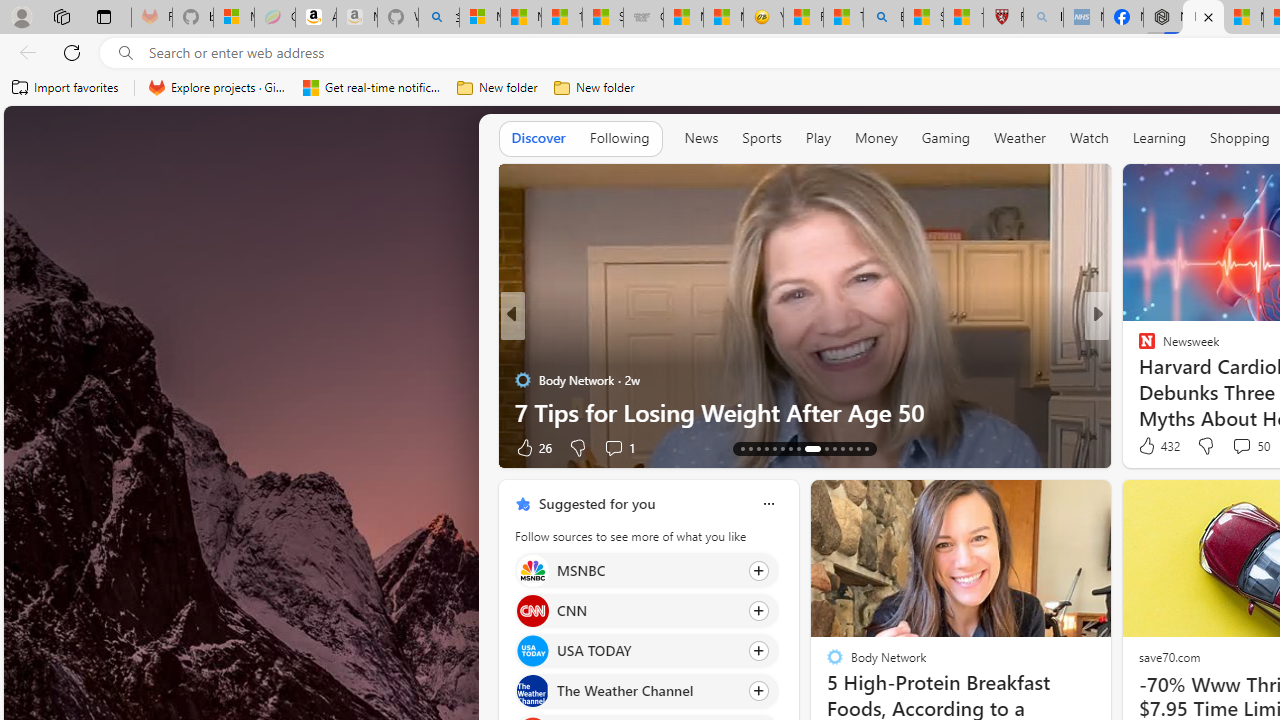 Image resolution: width=1280 pixels, height=720 pixels. I want to click on 'AutomationID: tab-78', so click(850, 447).